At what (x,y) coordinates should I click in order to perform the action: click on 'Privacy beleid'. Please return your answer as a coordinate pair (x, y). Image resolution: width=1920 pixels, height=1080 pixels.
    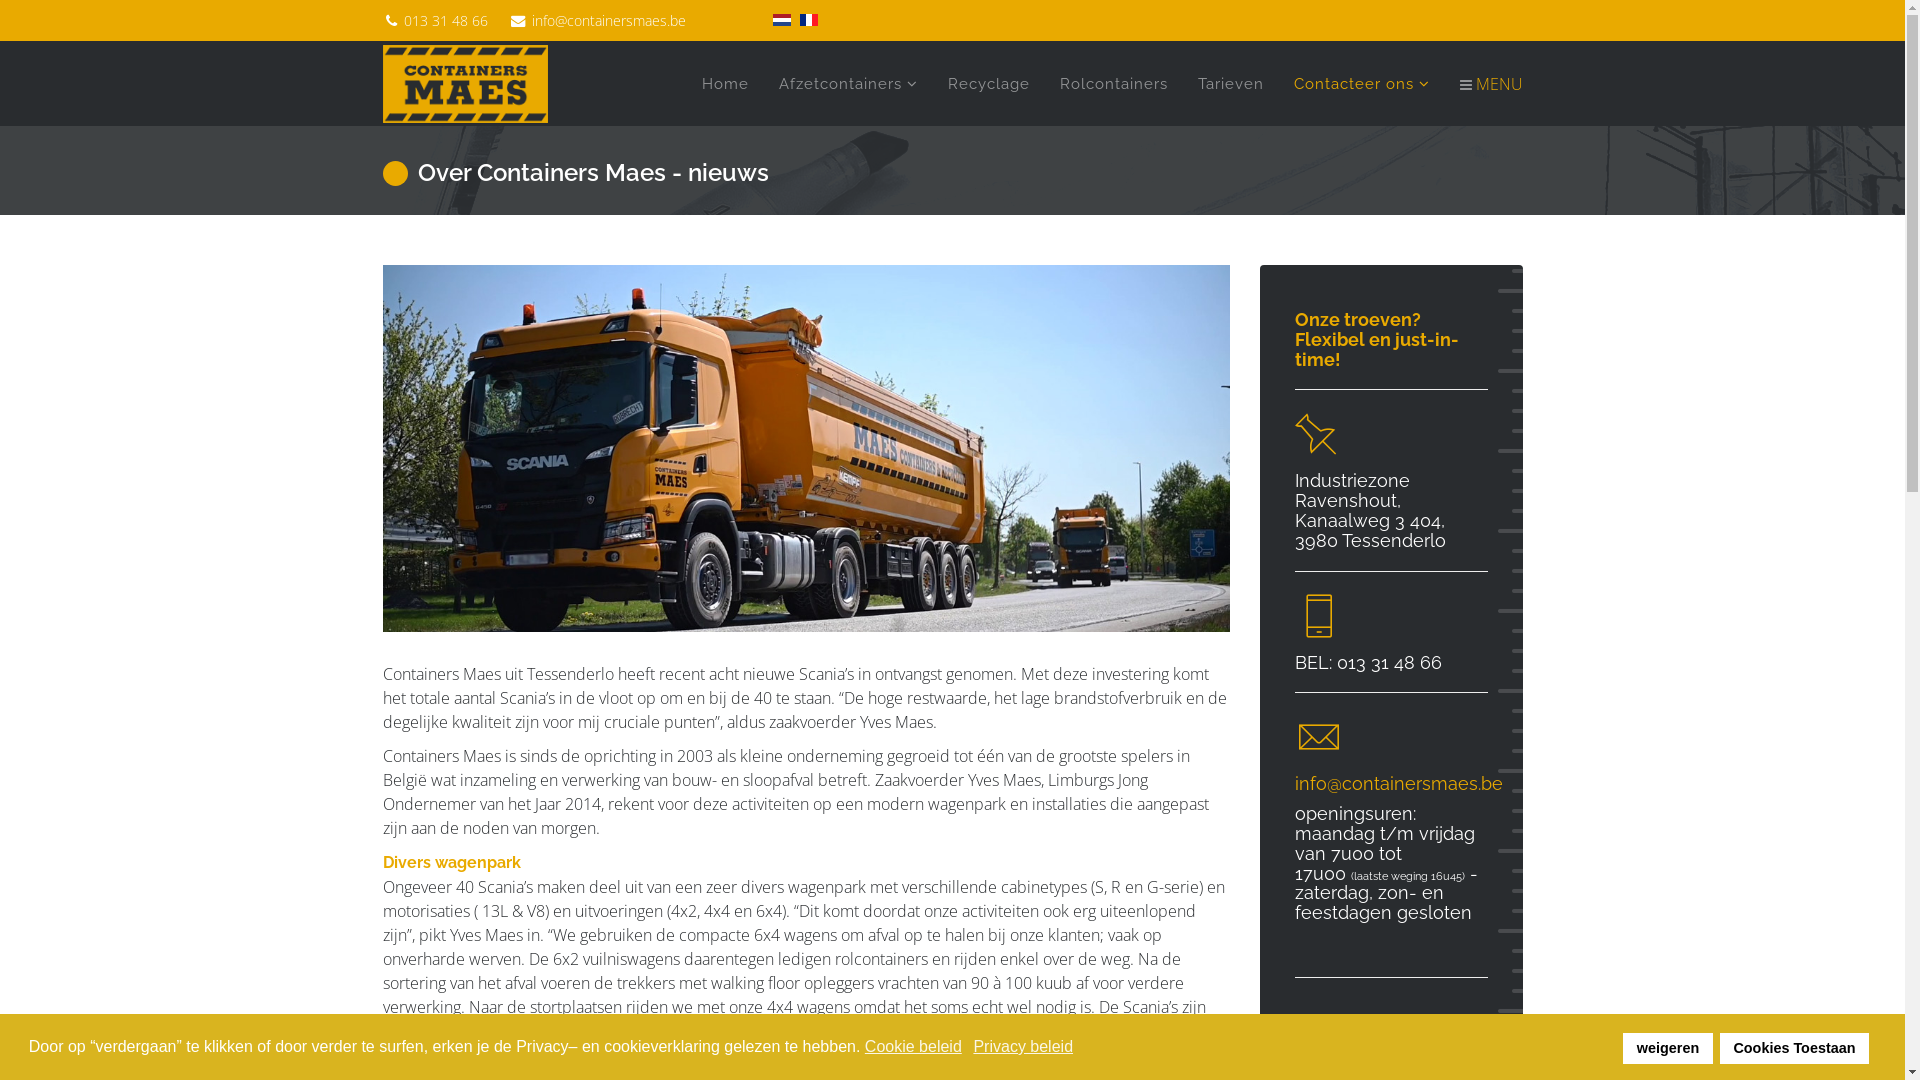
    Looking at the image, I should click on (973, 1045).